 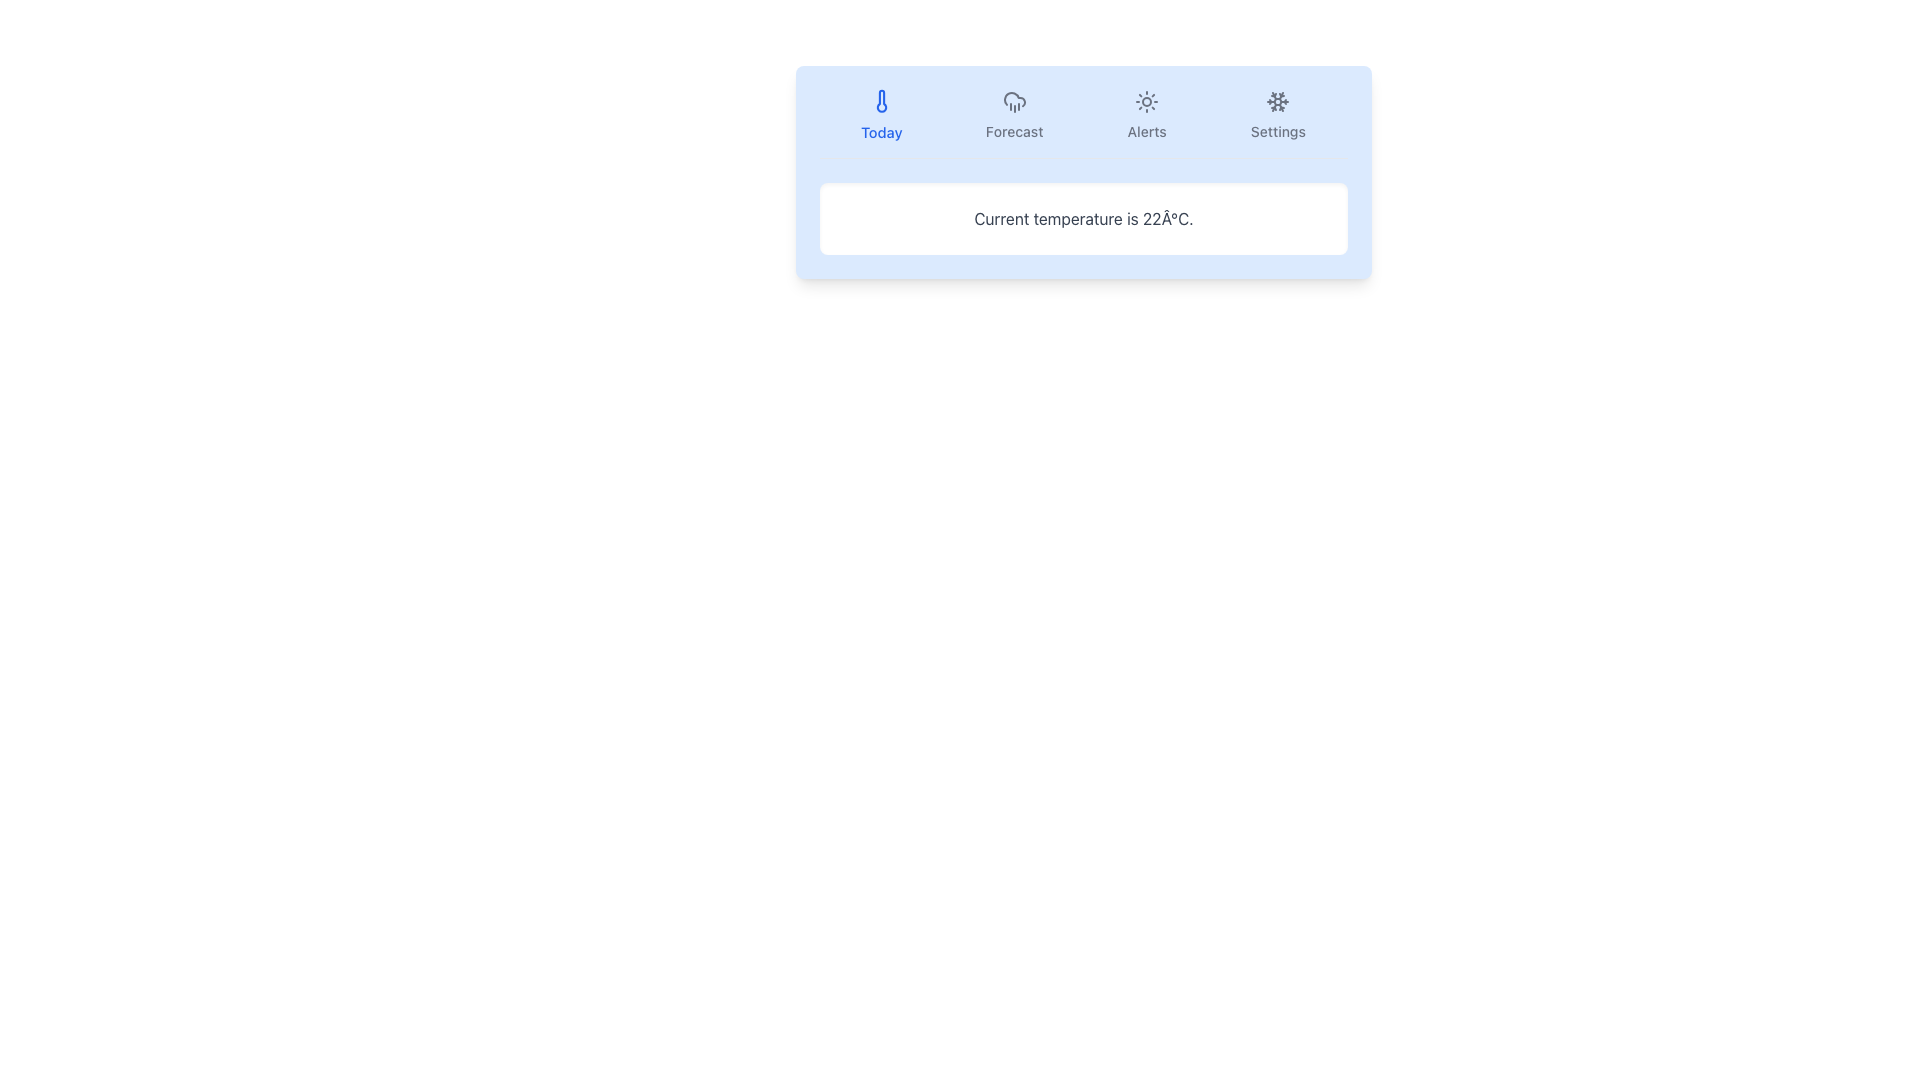 What do you see at coordinates (1014, 131) in the screenshot?
I see `the 'Forecast' text label, which is styled in gray and located under the cloud with rain icon in the navigation bar` at bounding box center [1014, 131].